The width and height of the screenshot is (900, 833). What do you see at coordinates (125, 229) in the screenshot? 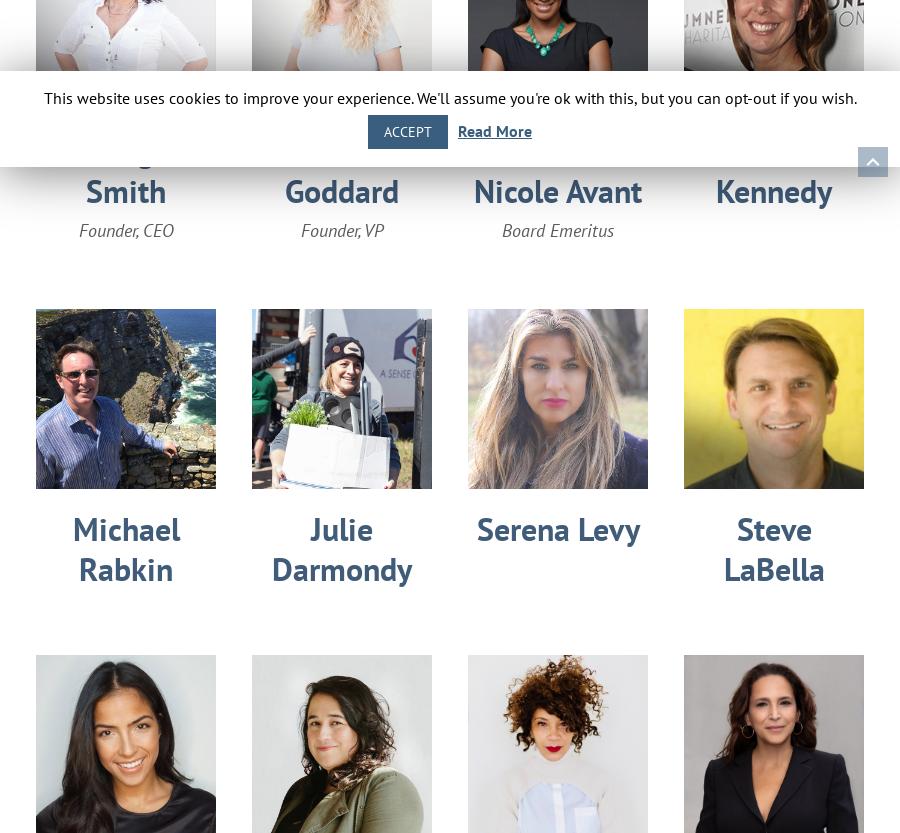
I see `'Founder, CEO'` at bounding box center [125, 229].